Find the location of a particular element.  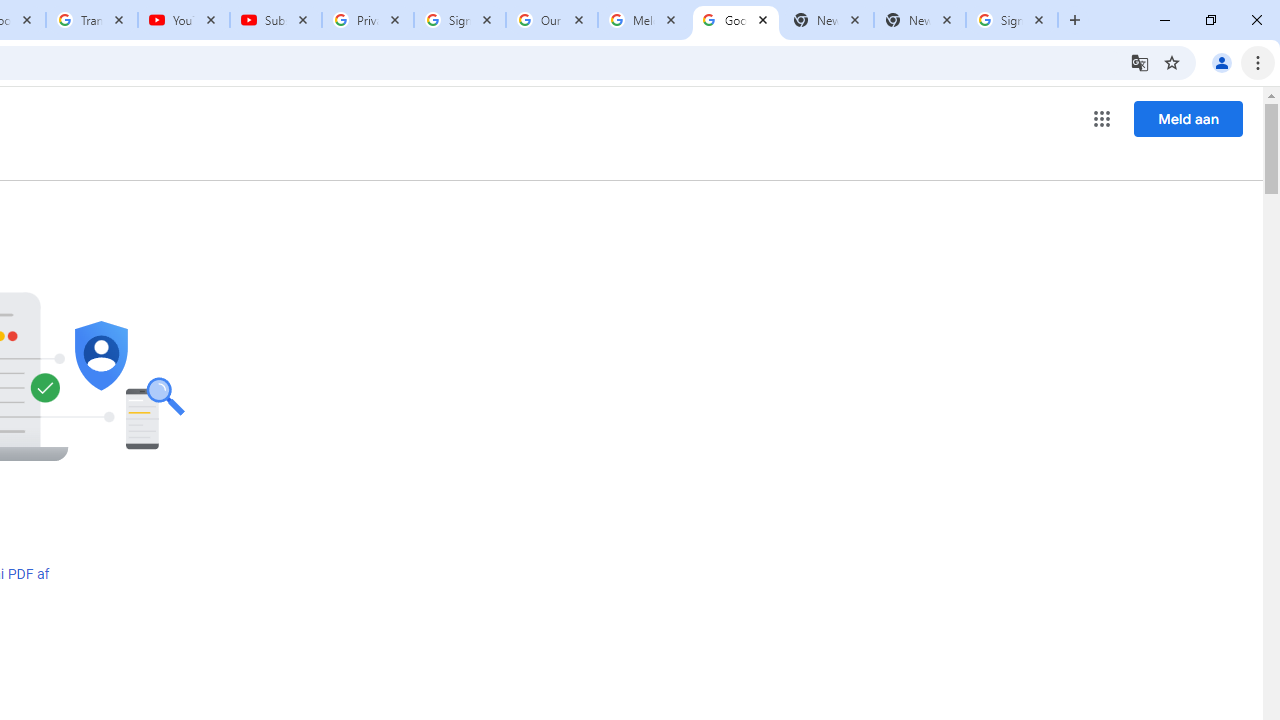

'Meld aan' is located at coordinates (1188, 118).